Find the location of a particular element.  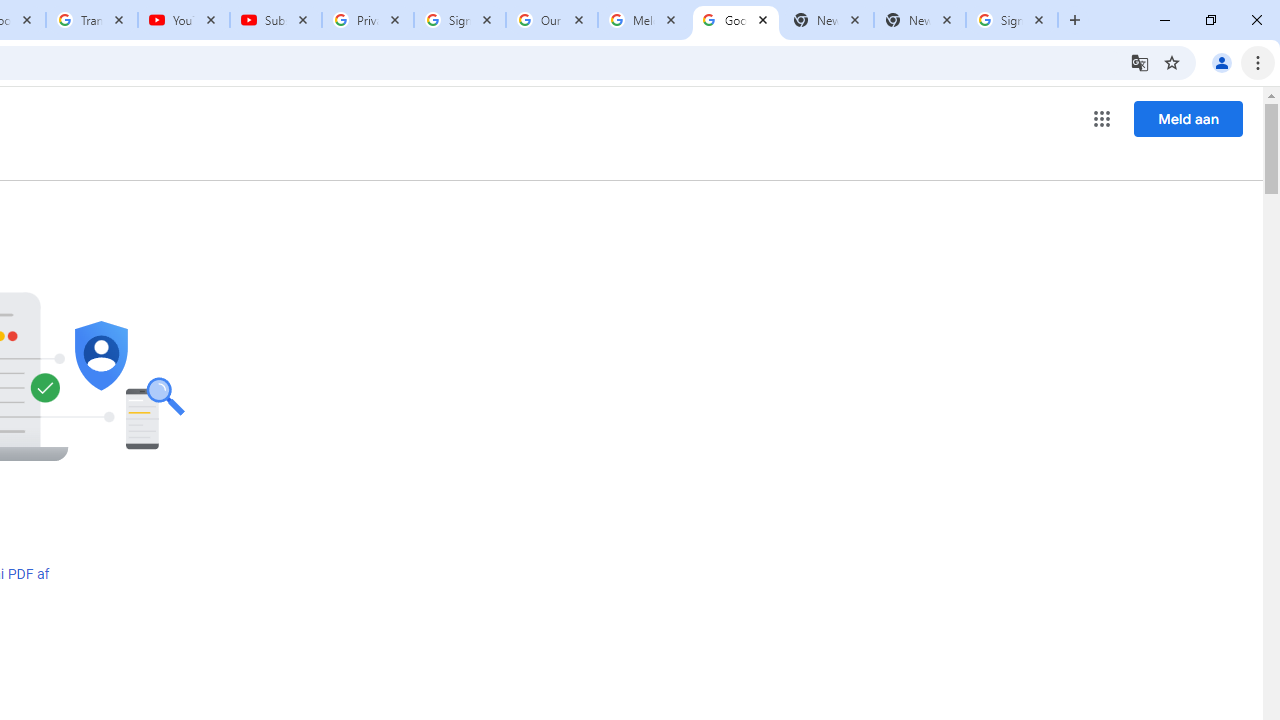

'Meld aan' is located at coordinates (1188, 118).